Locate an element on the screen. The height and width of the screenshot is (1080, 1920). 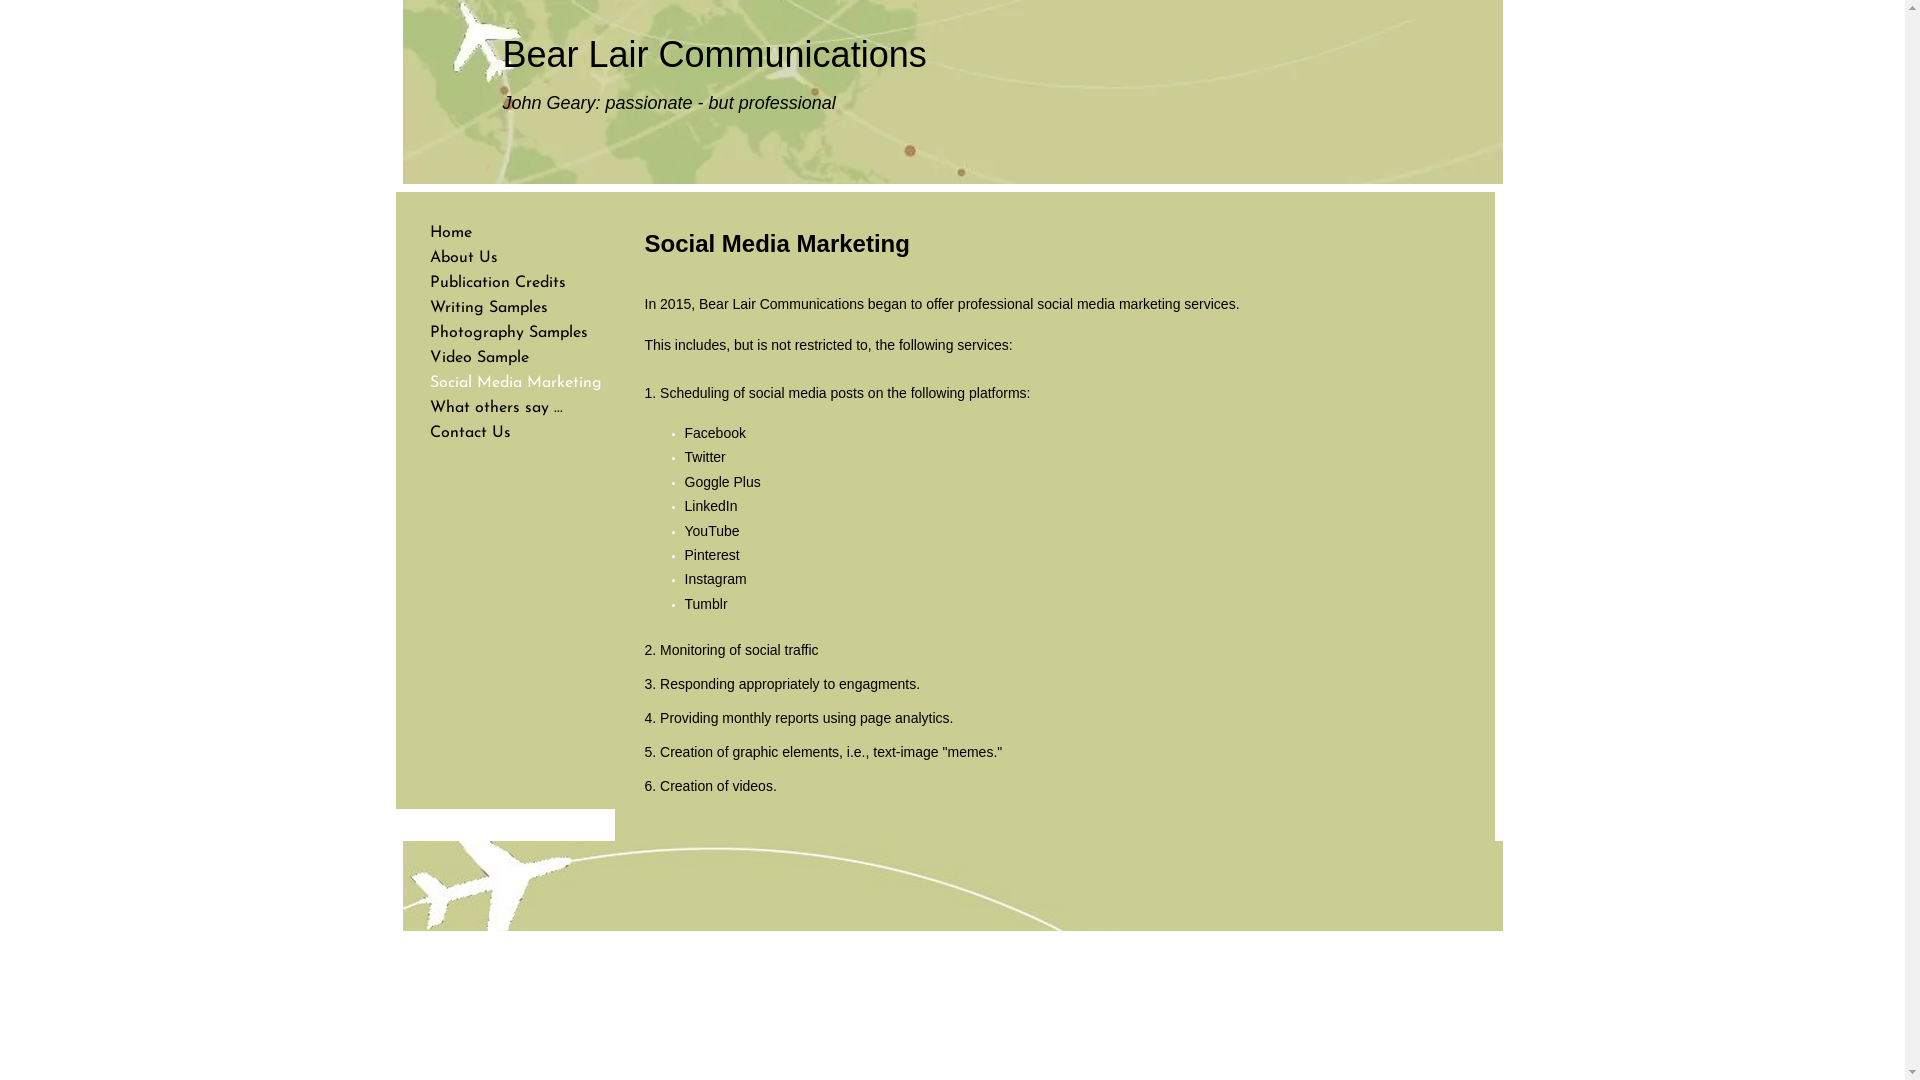
'Contact Us' is located at coordinates (469, 431).